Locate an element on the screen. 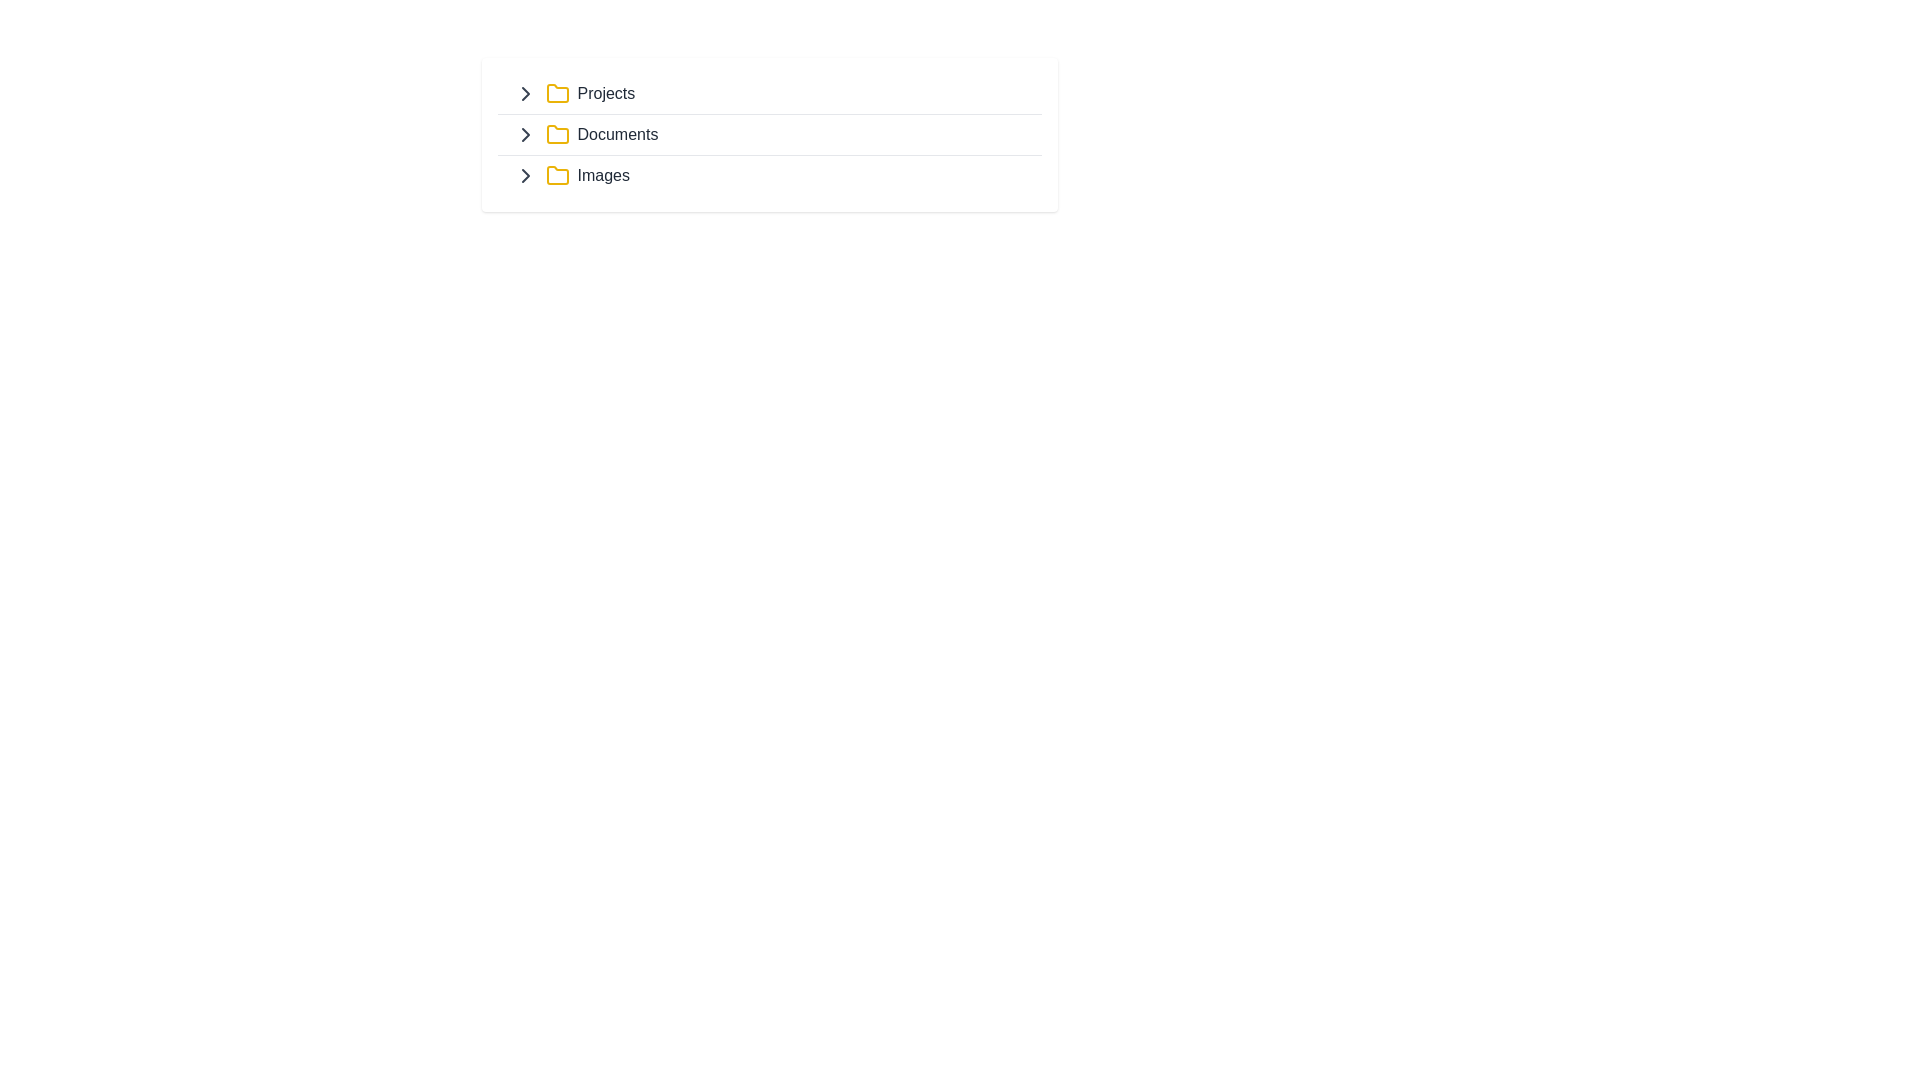 The image size is (1920, 1080). the distinct yellow folder icon positioned adjacent to the 'Documents' label in the vertical list of folder items is located at coordinates (557, 134).